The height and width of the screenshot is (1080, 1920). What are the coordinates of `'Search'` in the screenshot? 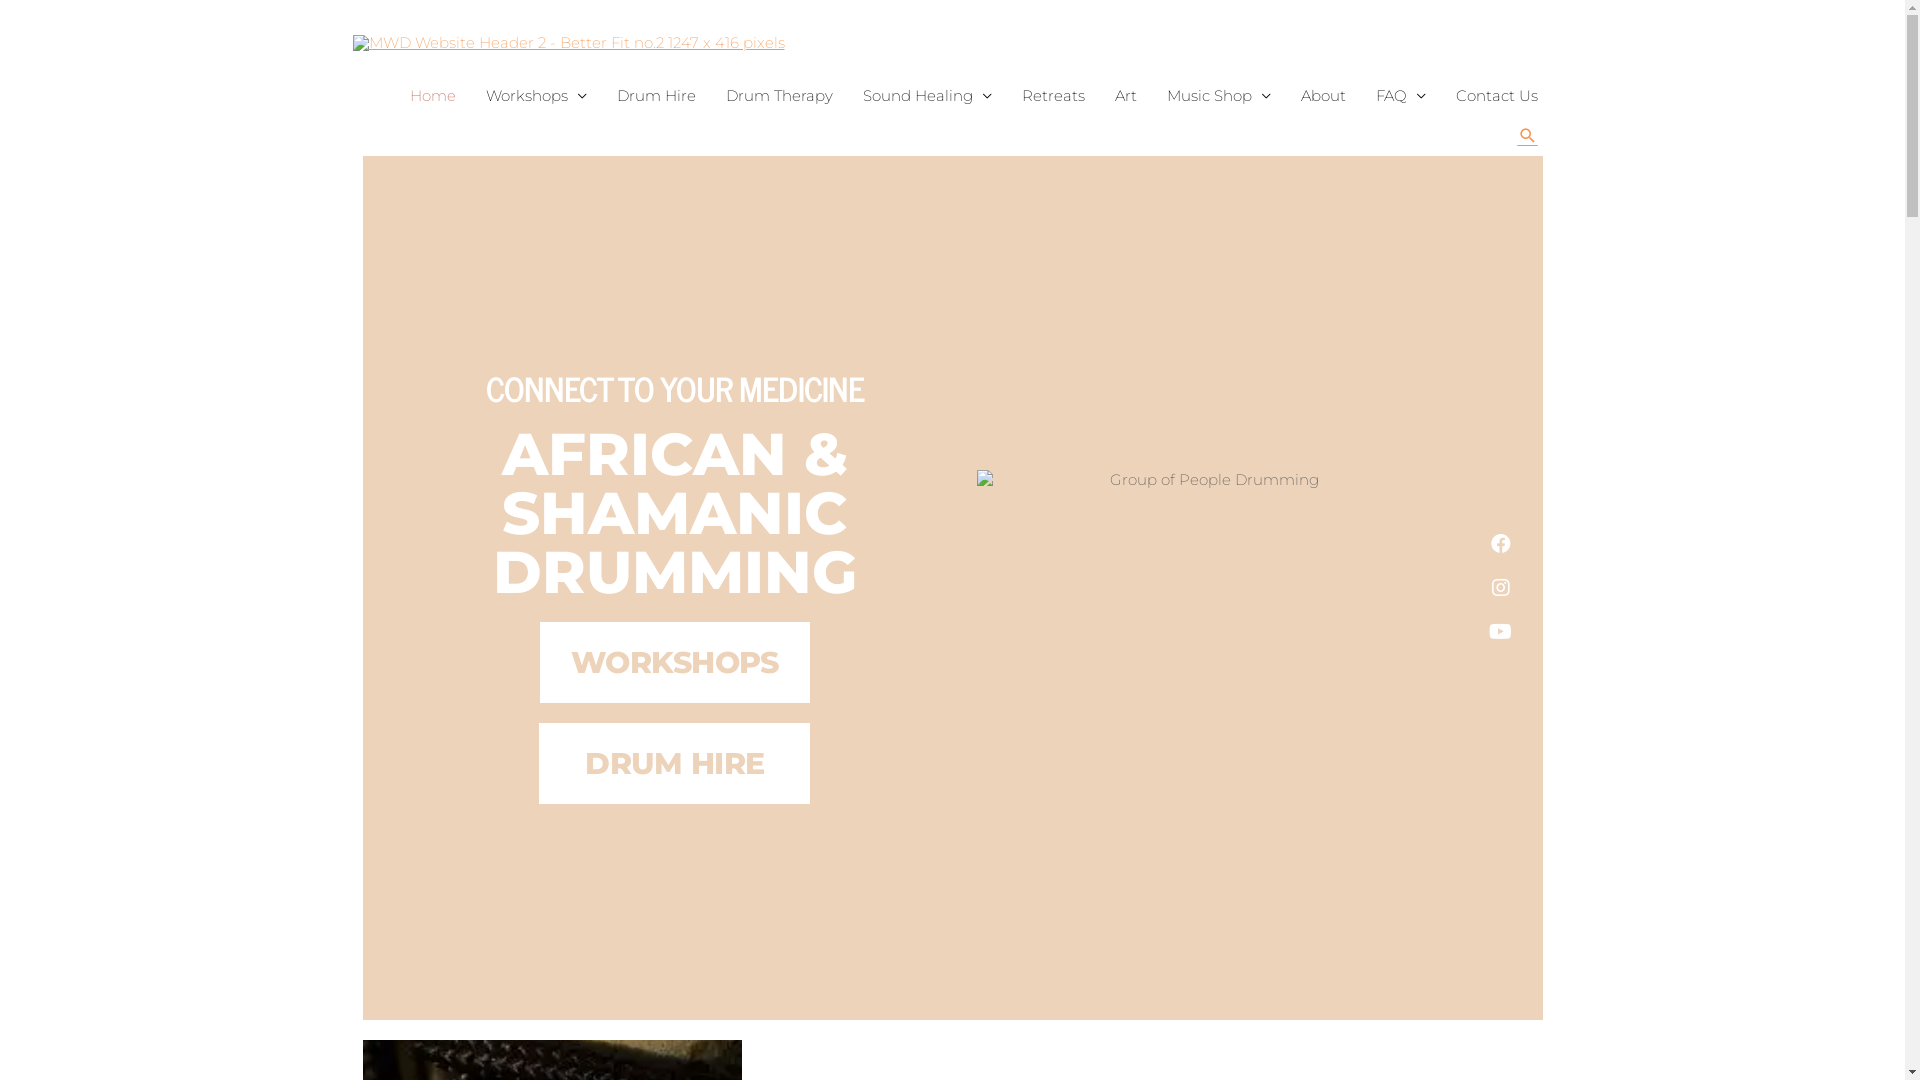 It's located at (1526, 135).